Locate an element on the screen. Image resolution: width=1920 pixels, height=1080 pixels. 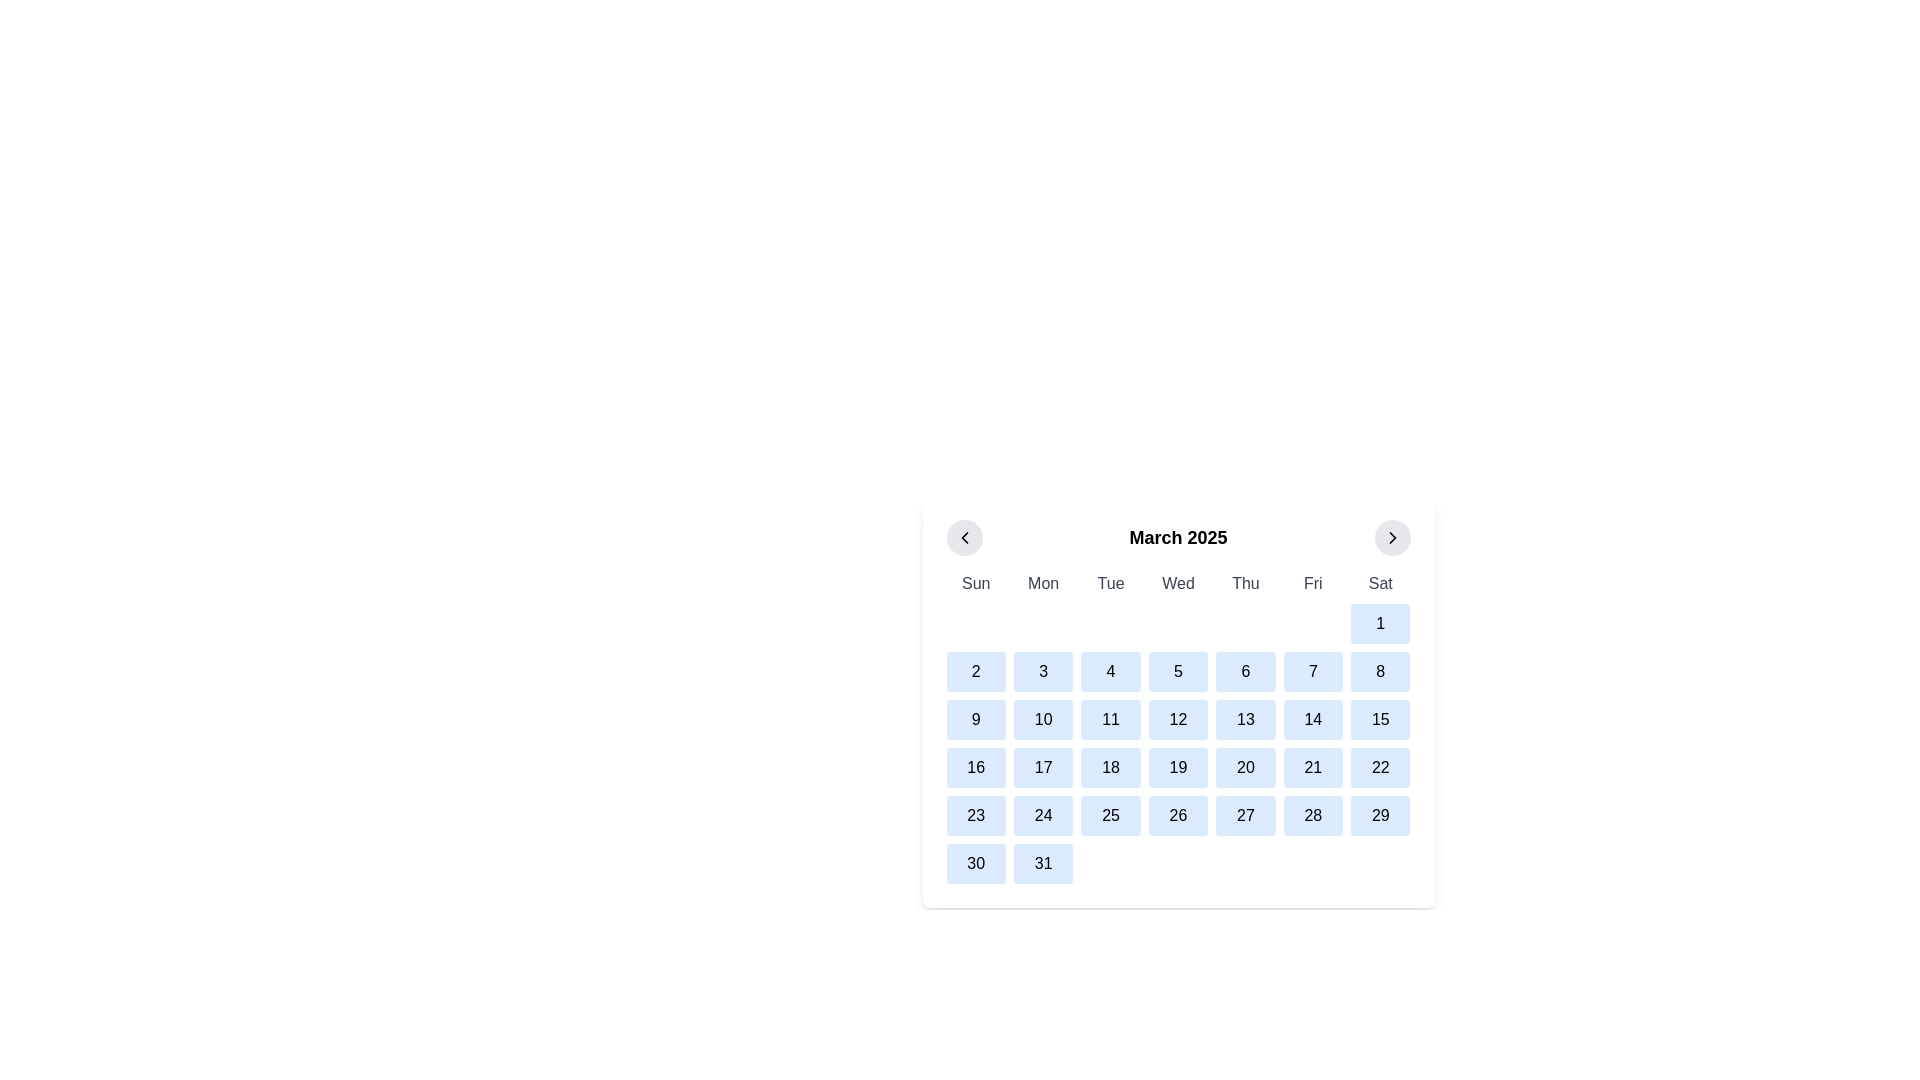
the calendar date cell styled with a light blue background, containing the text '25', located in the last row and third column of the March 2025 calendar is located at coordinates (1110, 816).